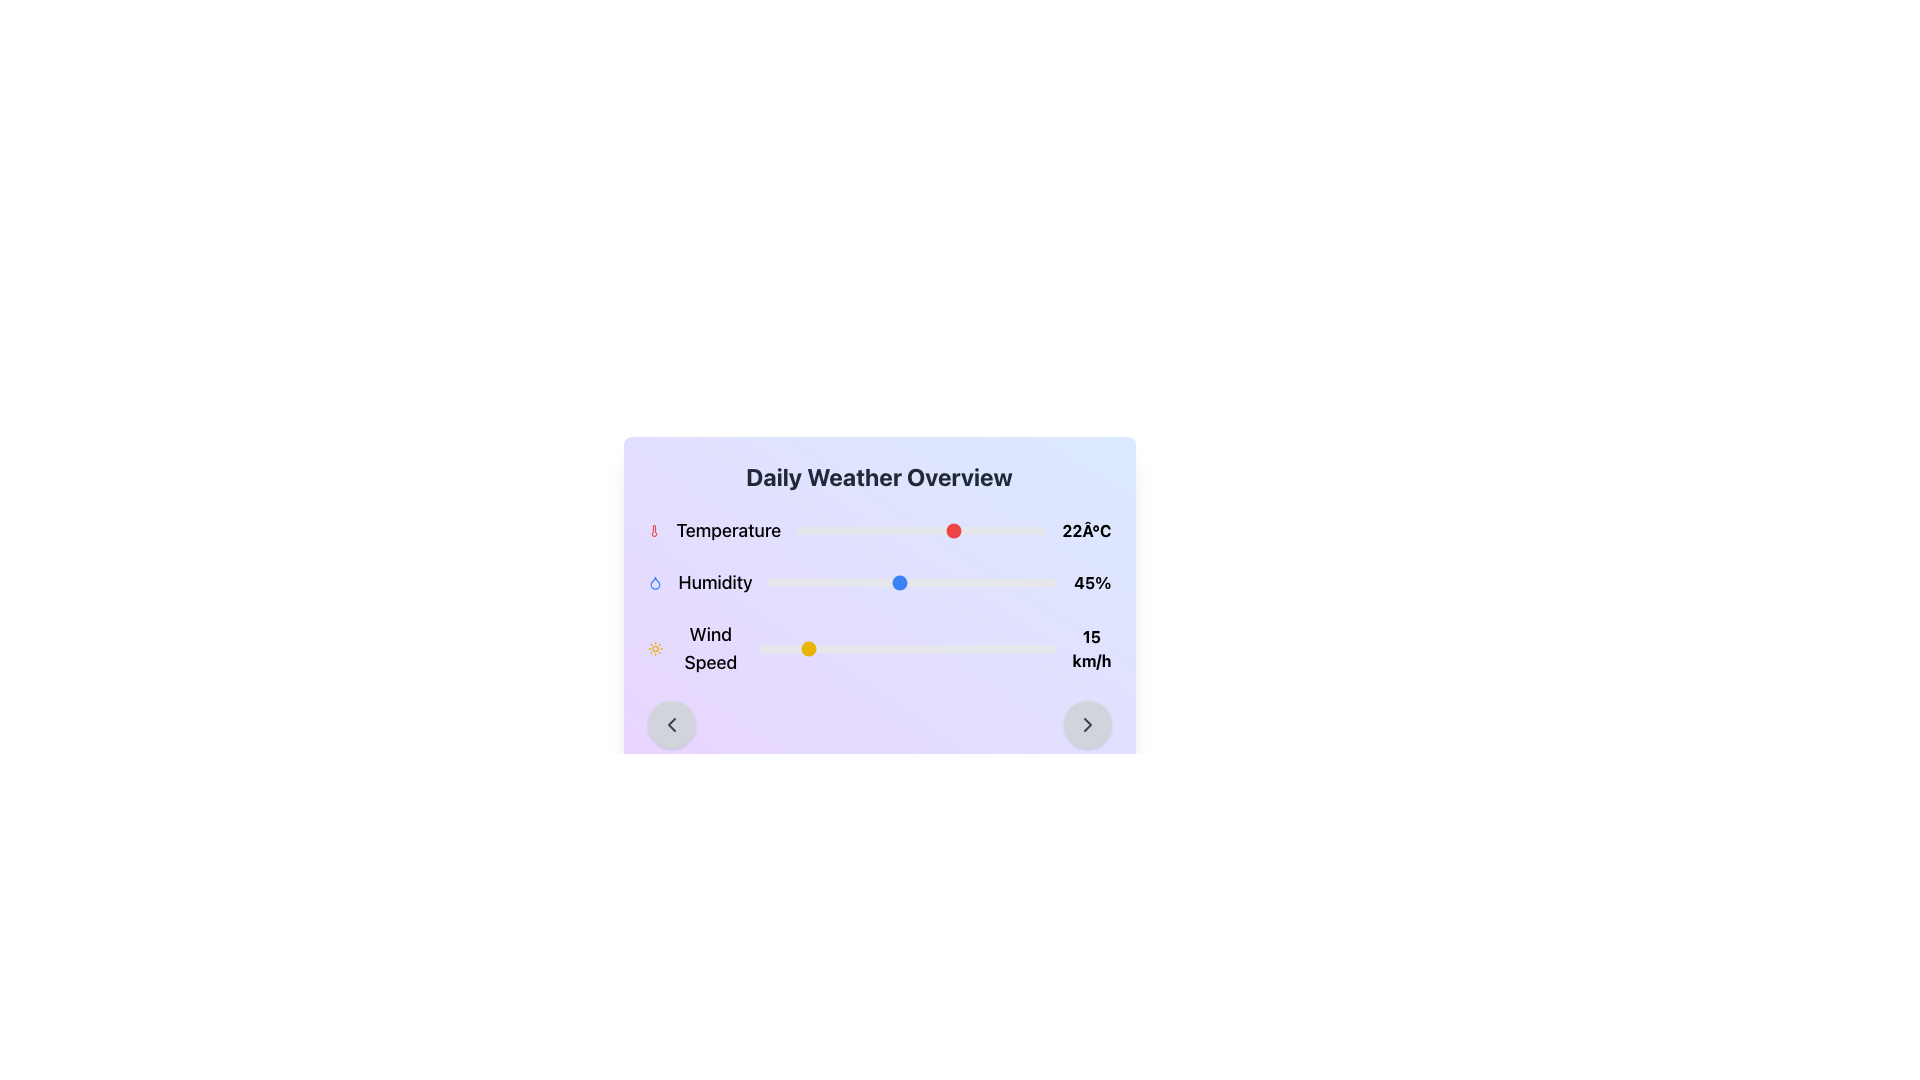 The width and height of the screenshot is (1920, 1080). What do you see at coordinates (864, 582) in the screenshot?
I see `humidity` at bounding box center [864, 582].